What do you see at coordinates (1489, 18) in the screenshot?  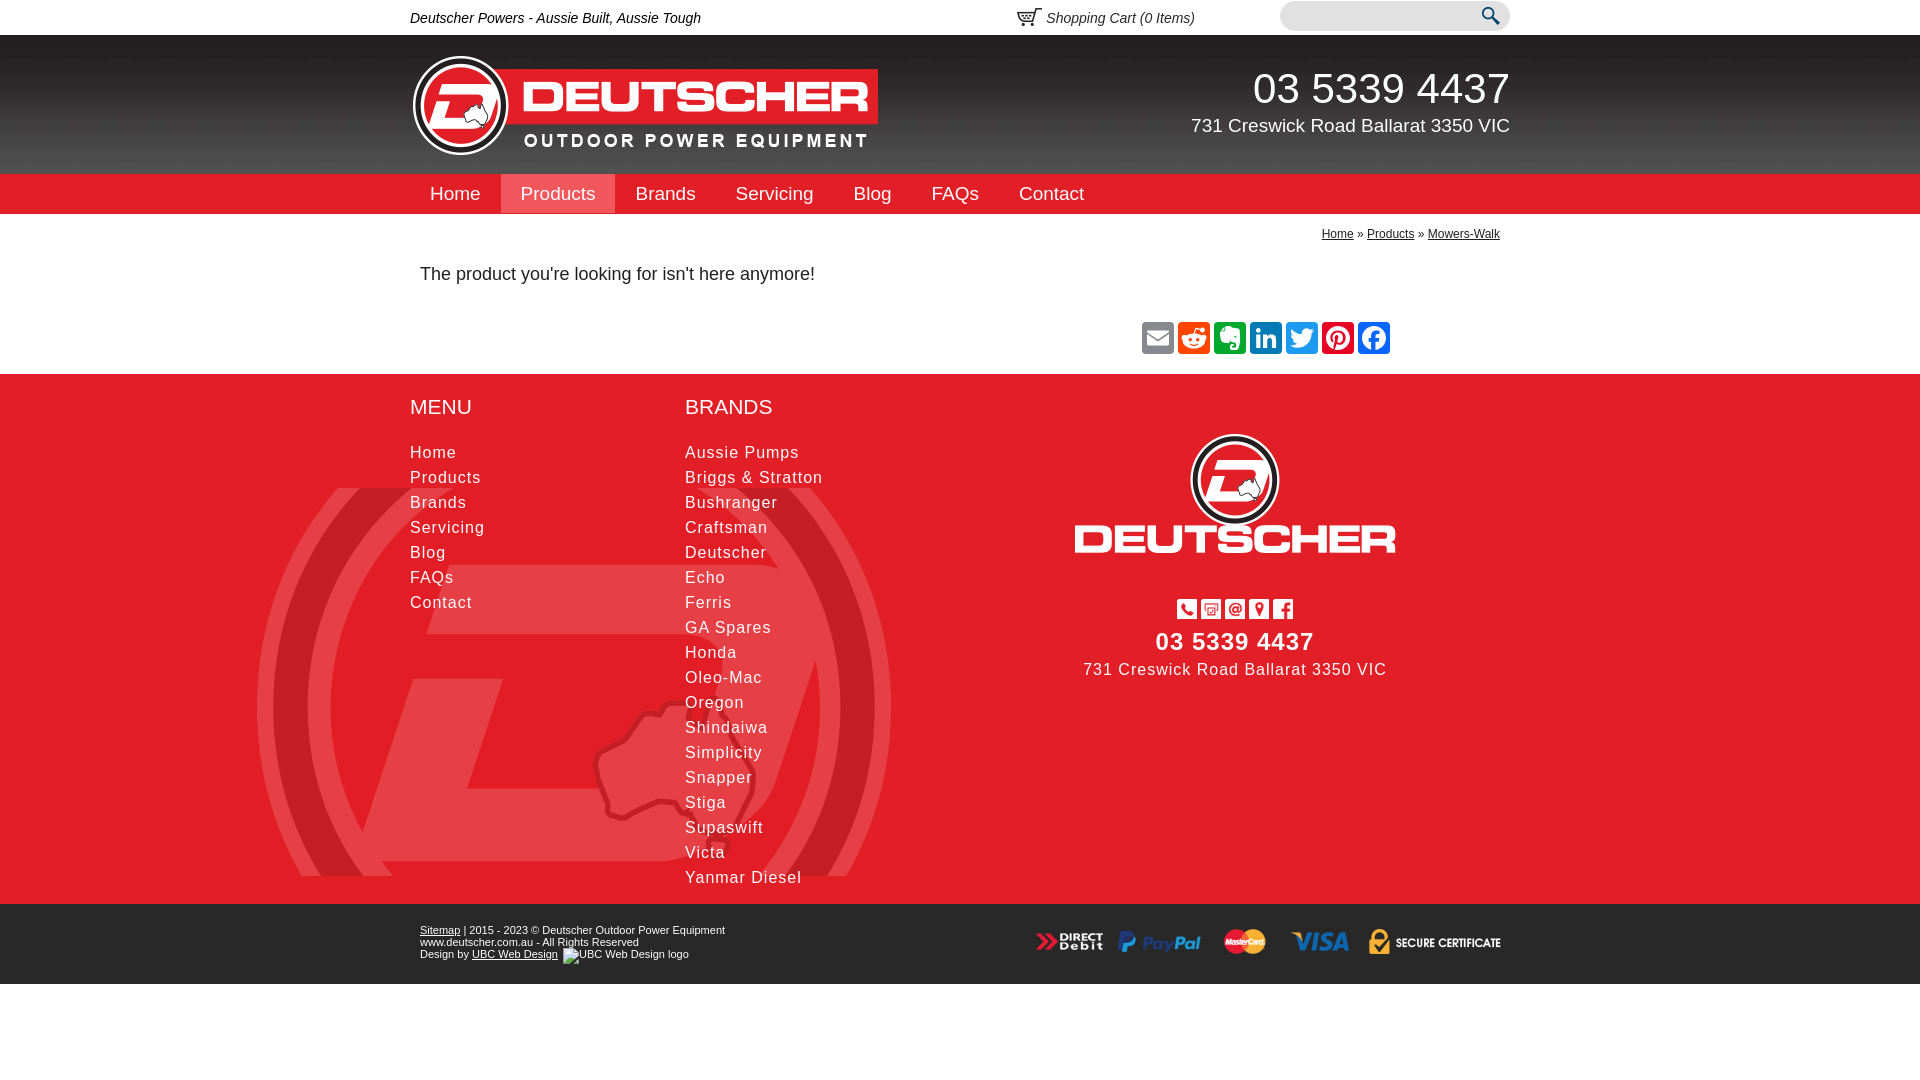 I see `'Search'` at bounding box center [1489, 18].